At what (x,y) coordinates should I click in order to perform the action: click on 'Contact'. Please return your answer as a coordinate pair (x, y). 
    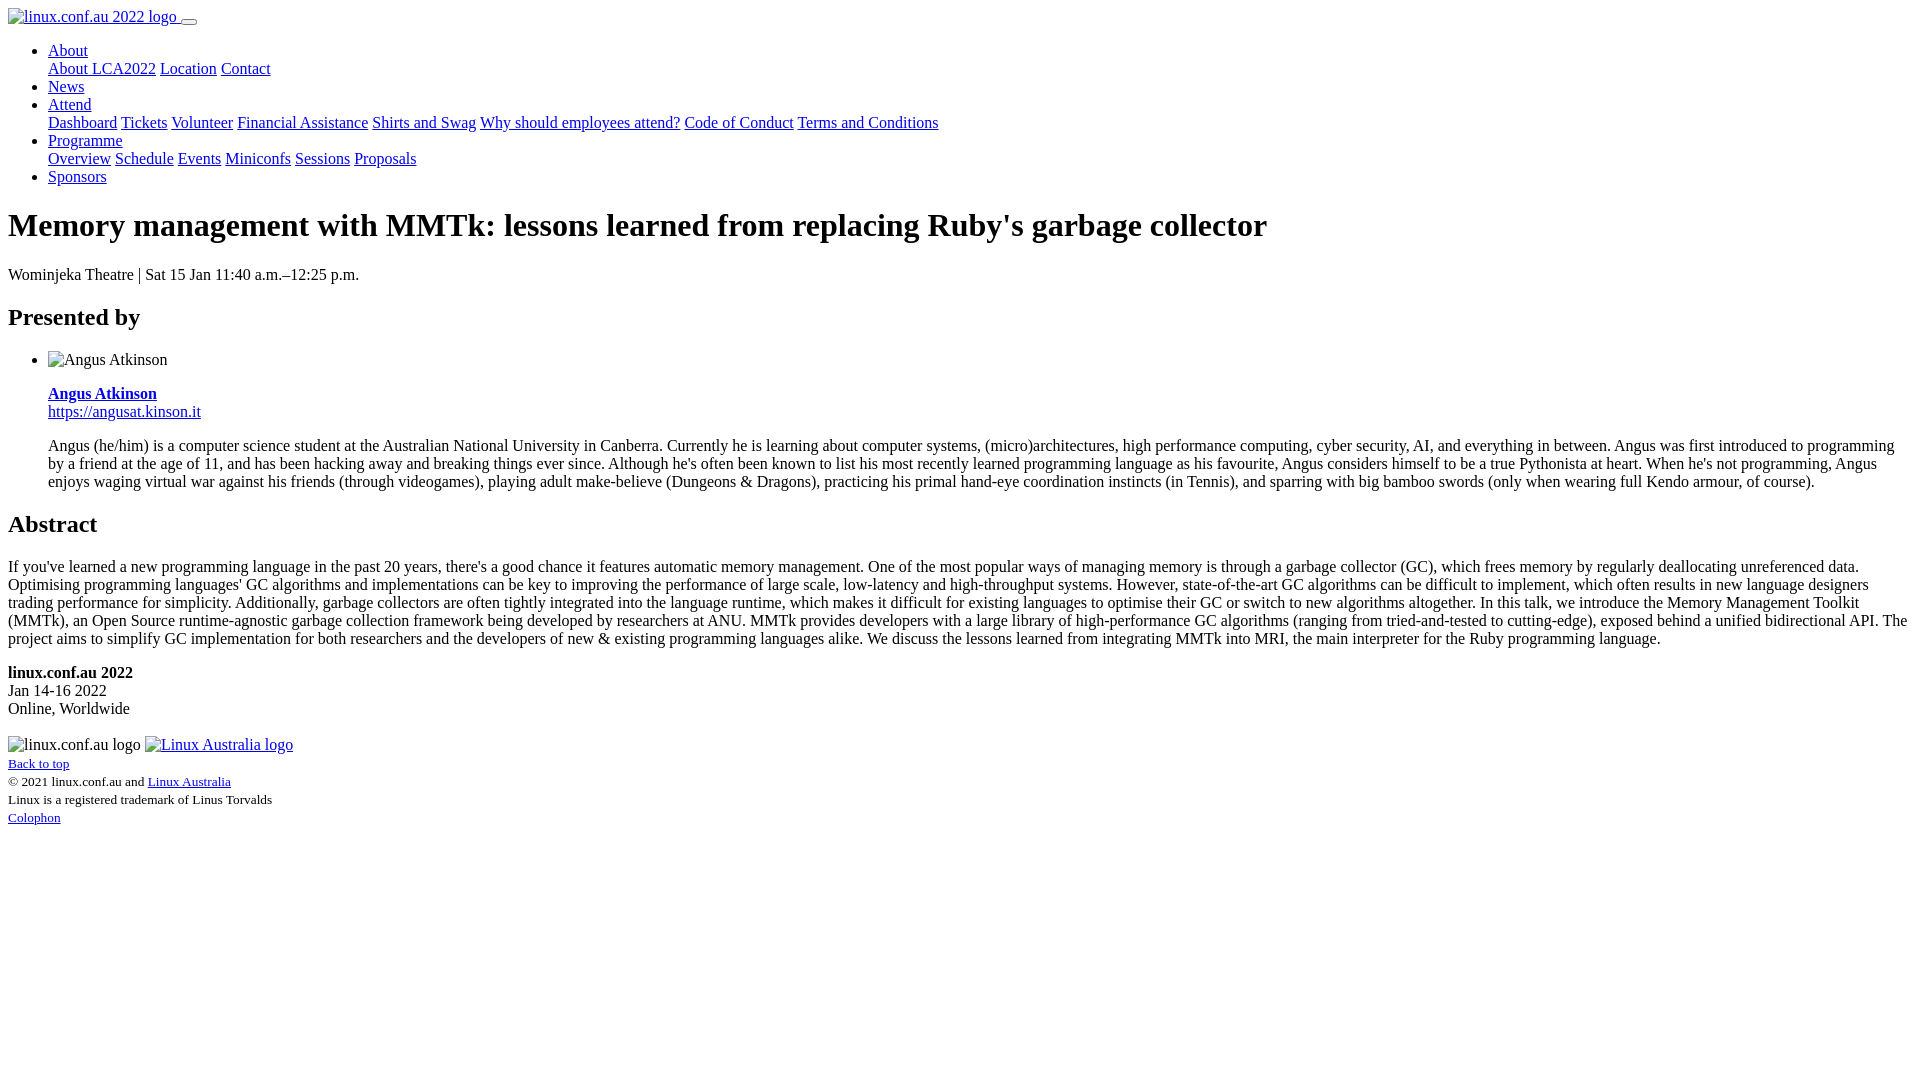
    Looking at the image, I should click on (244, 67).